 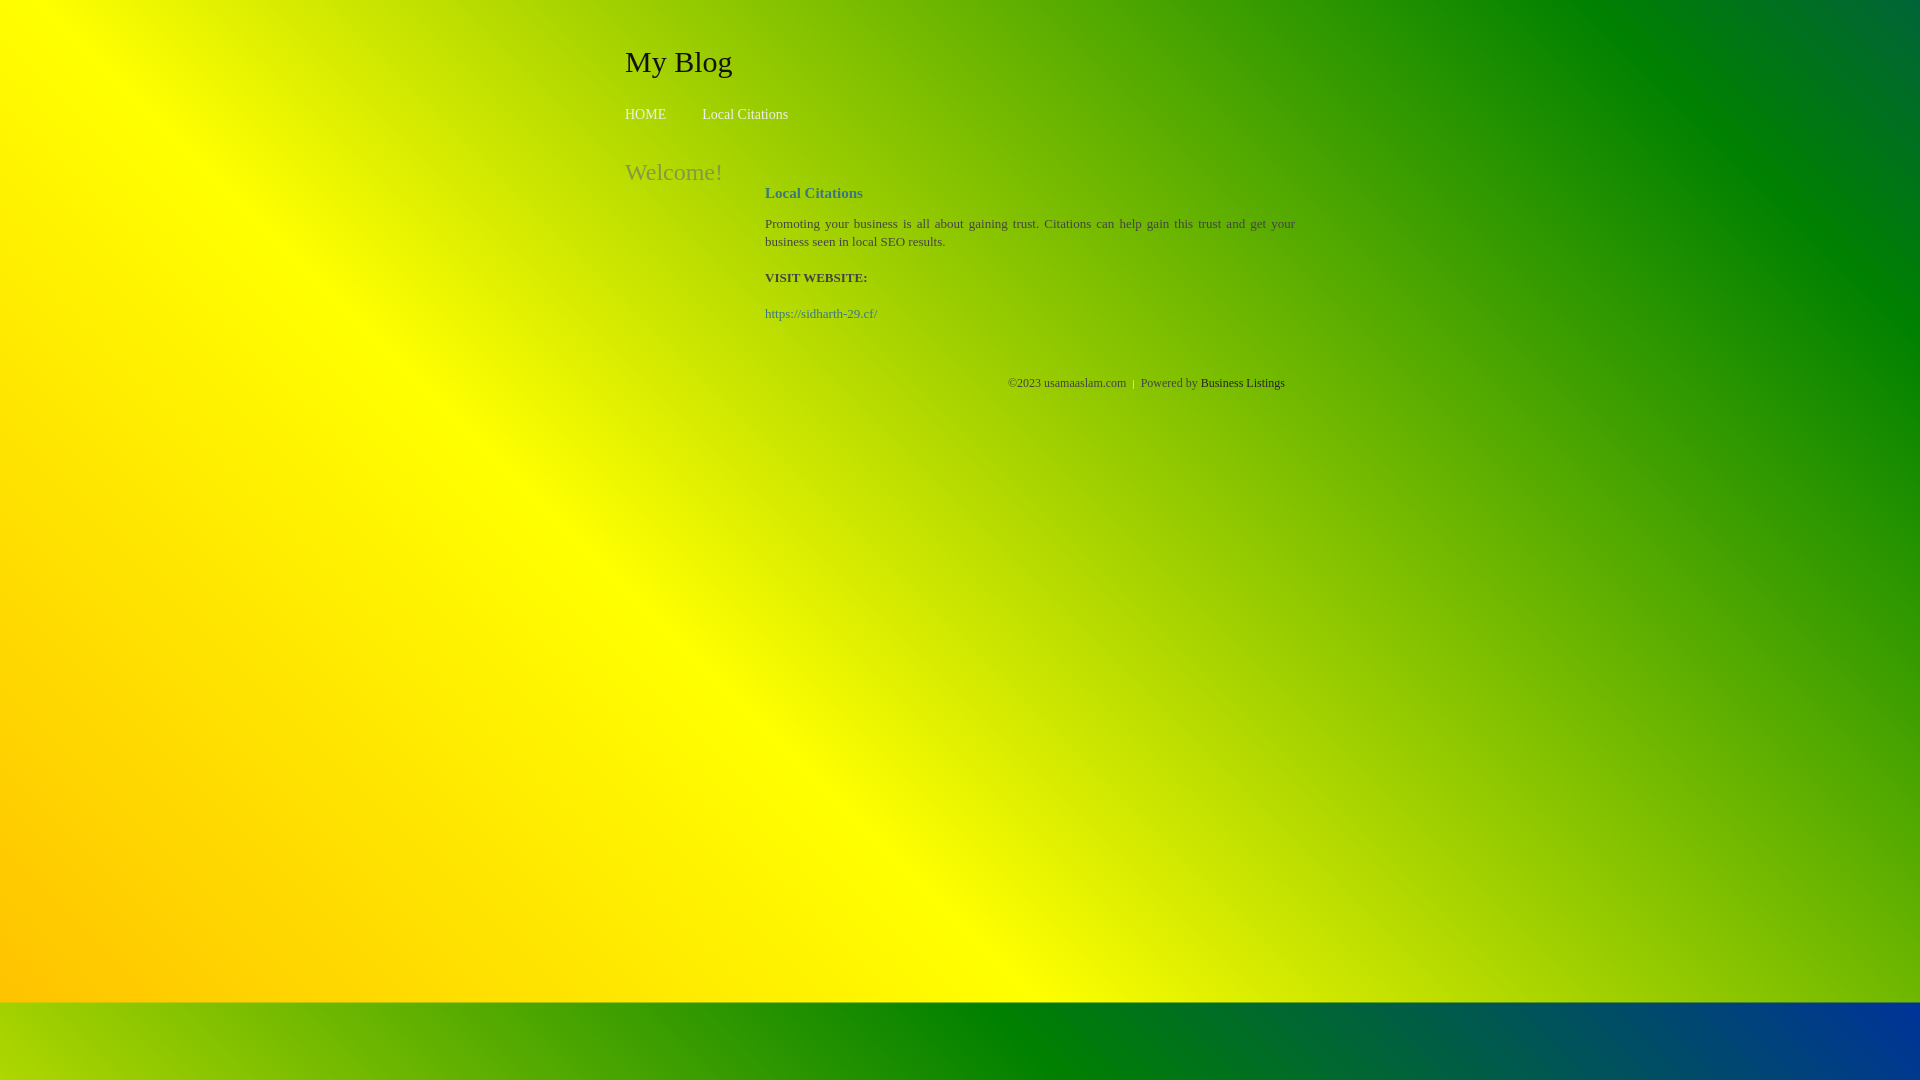 What do you see at coordinates (820, 313) in the screenshot?
I see `'https://sidharth-29.cf/'` at bounding box center [820, 313].